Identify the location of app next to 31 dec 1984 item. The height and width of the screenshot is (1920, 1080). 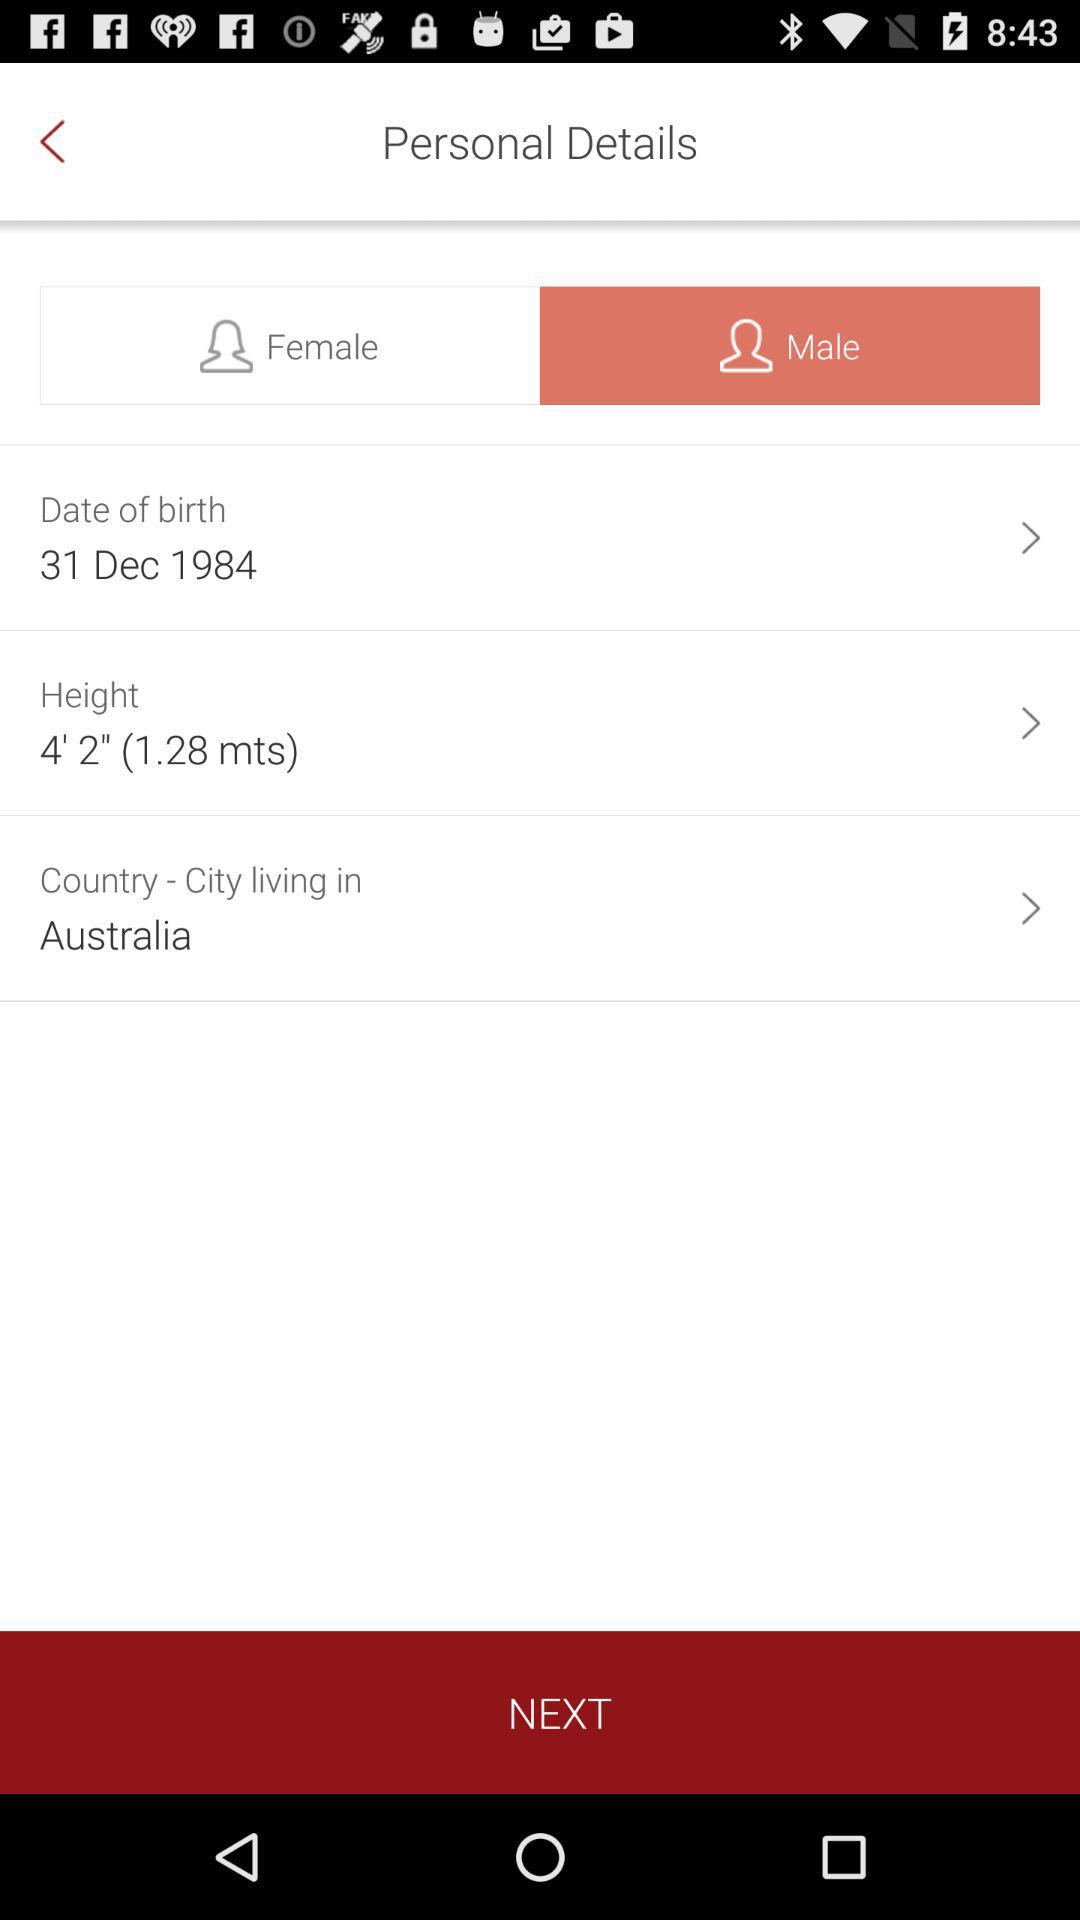
(1030, 537).